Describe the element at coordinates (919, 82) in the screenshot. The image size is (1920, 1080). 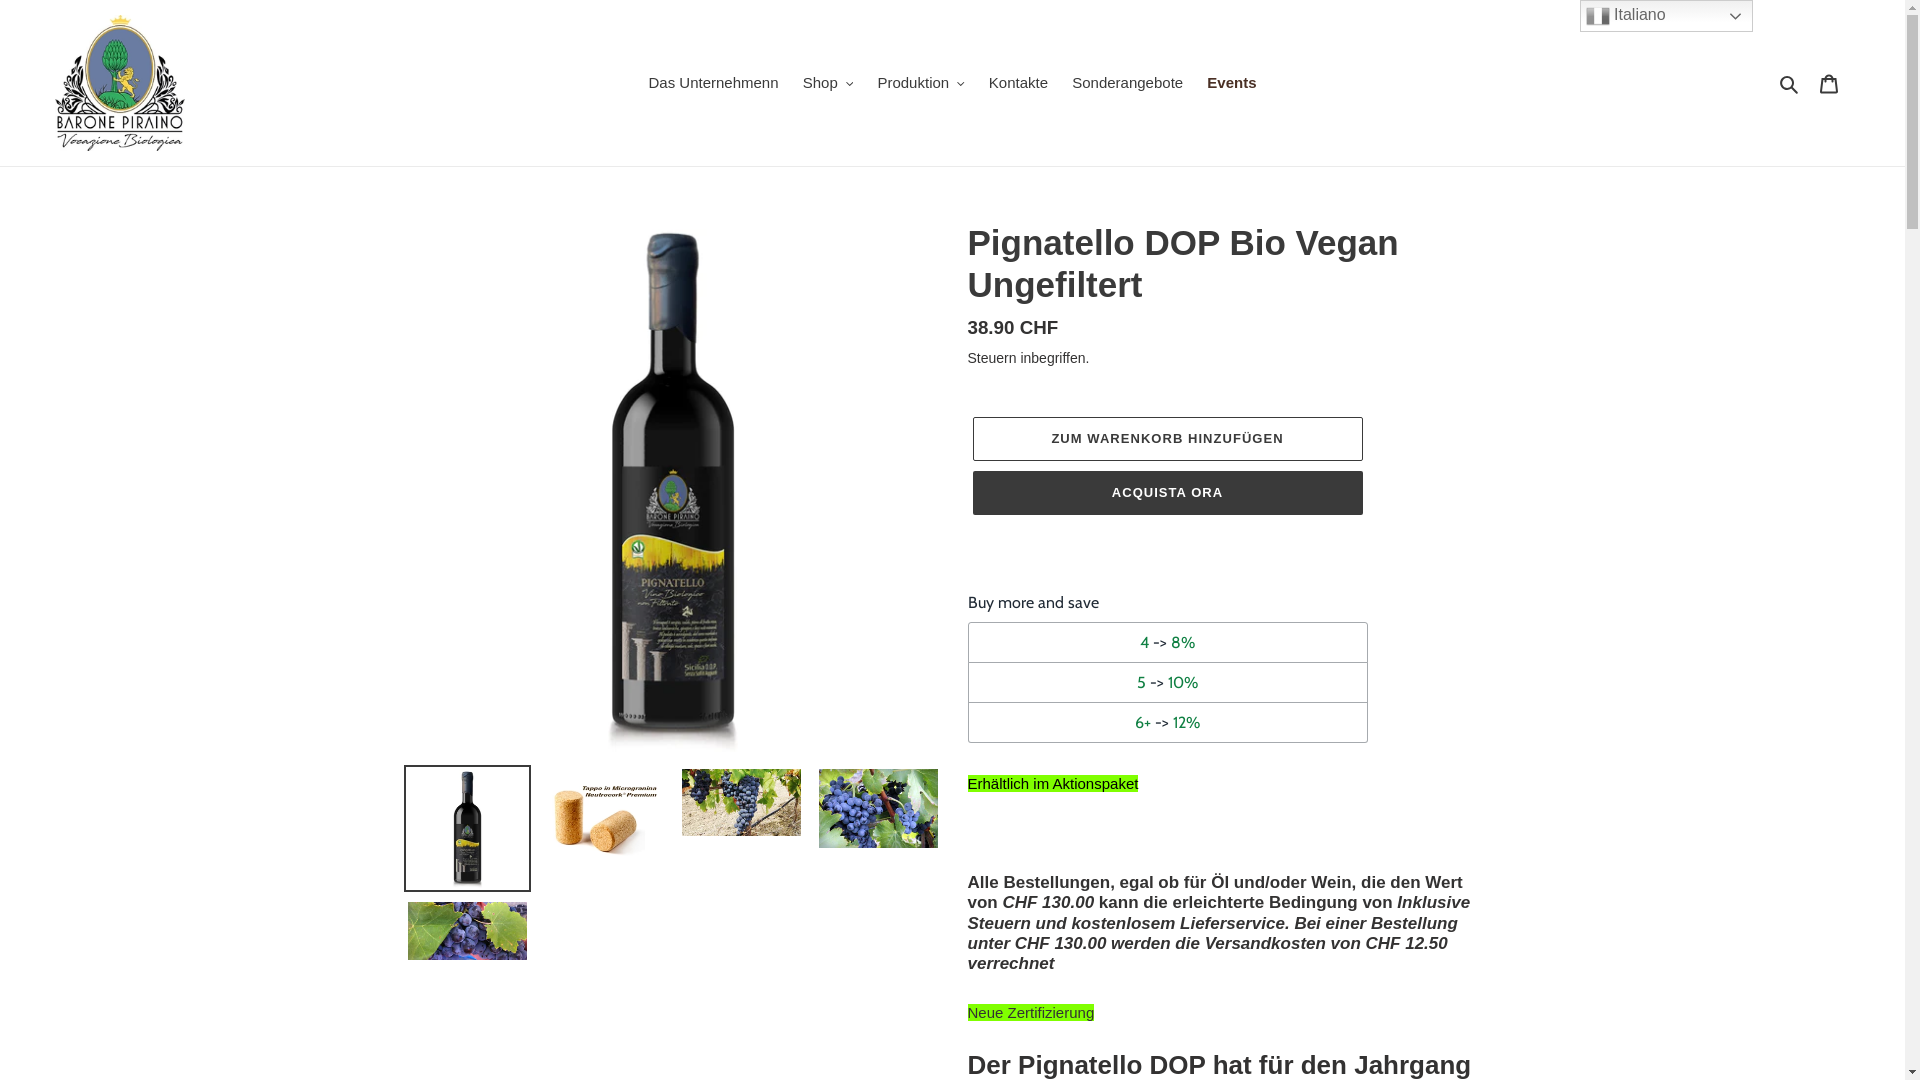
I see `'Produktion'` at that location.